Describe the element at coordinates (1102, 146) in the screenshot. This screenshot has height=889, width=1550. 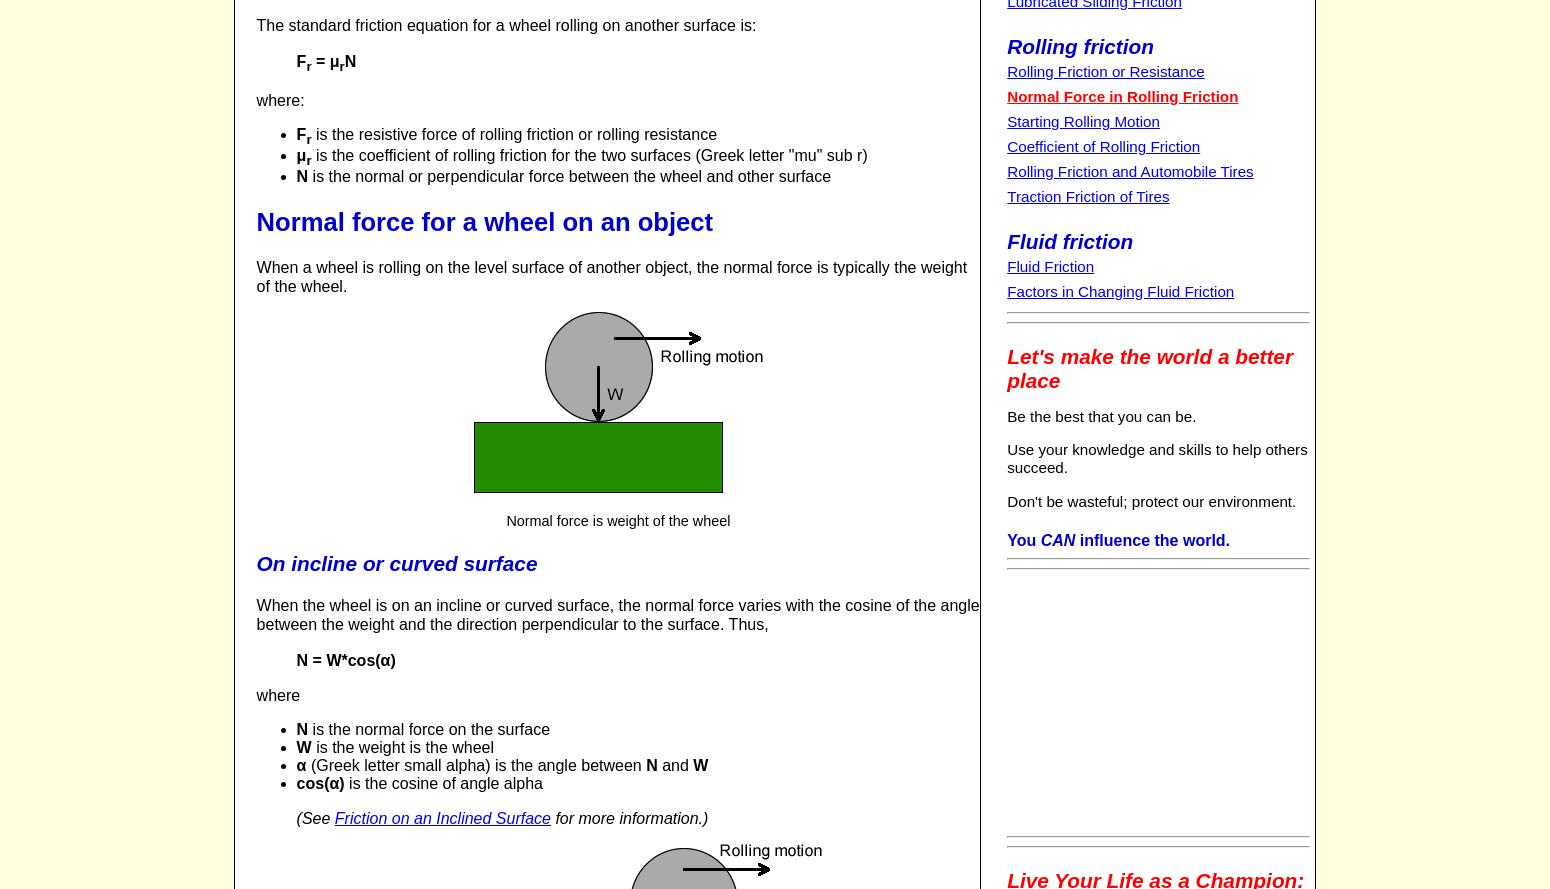
I see `'Coefficient of Rolling Friction'` at that location.